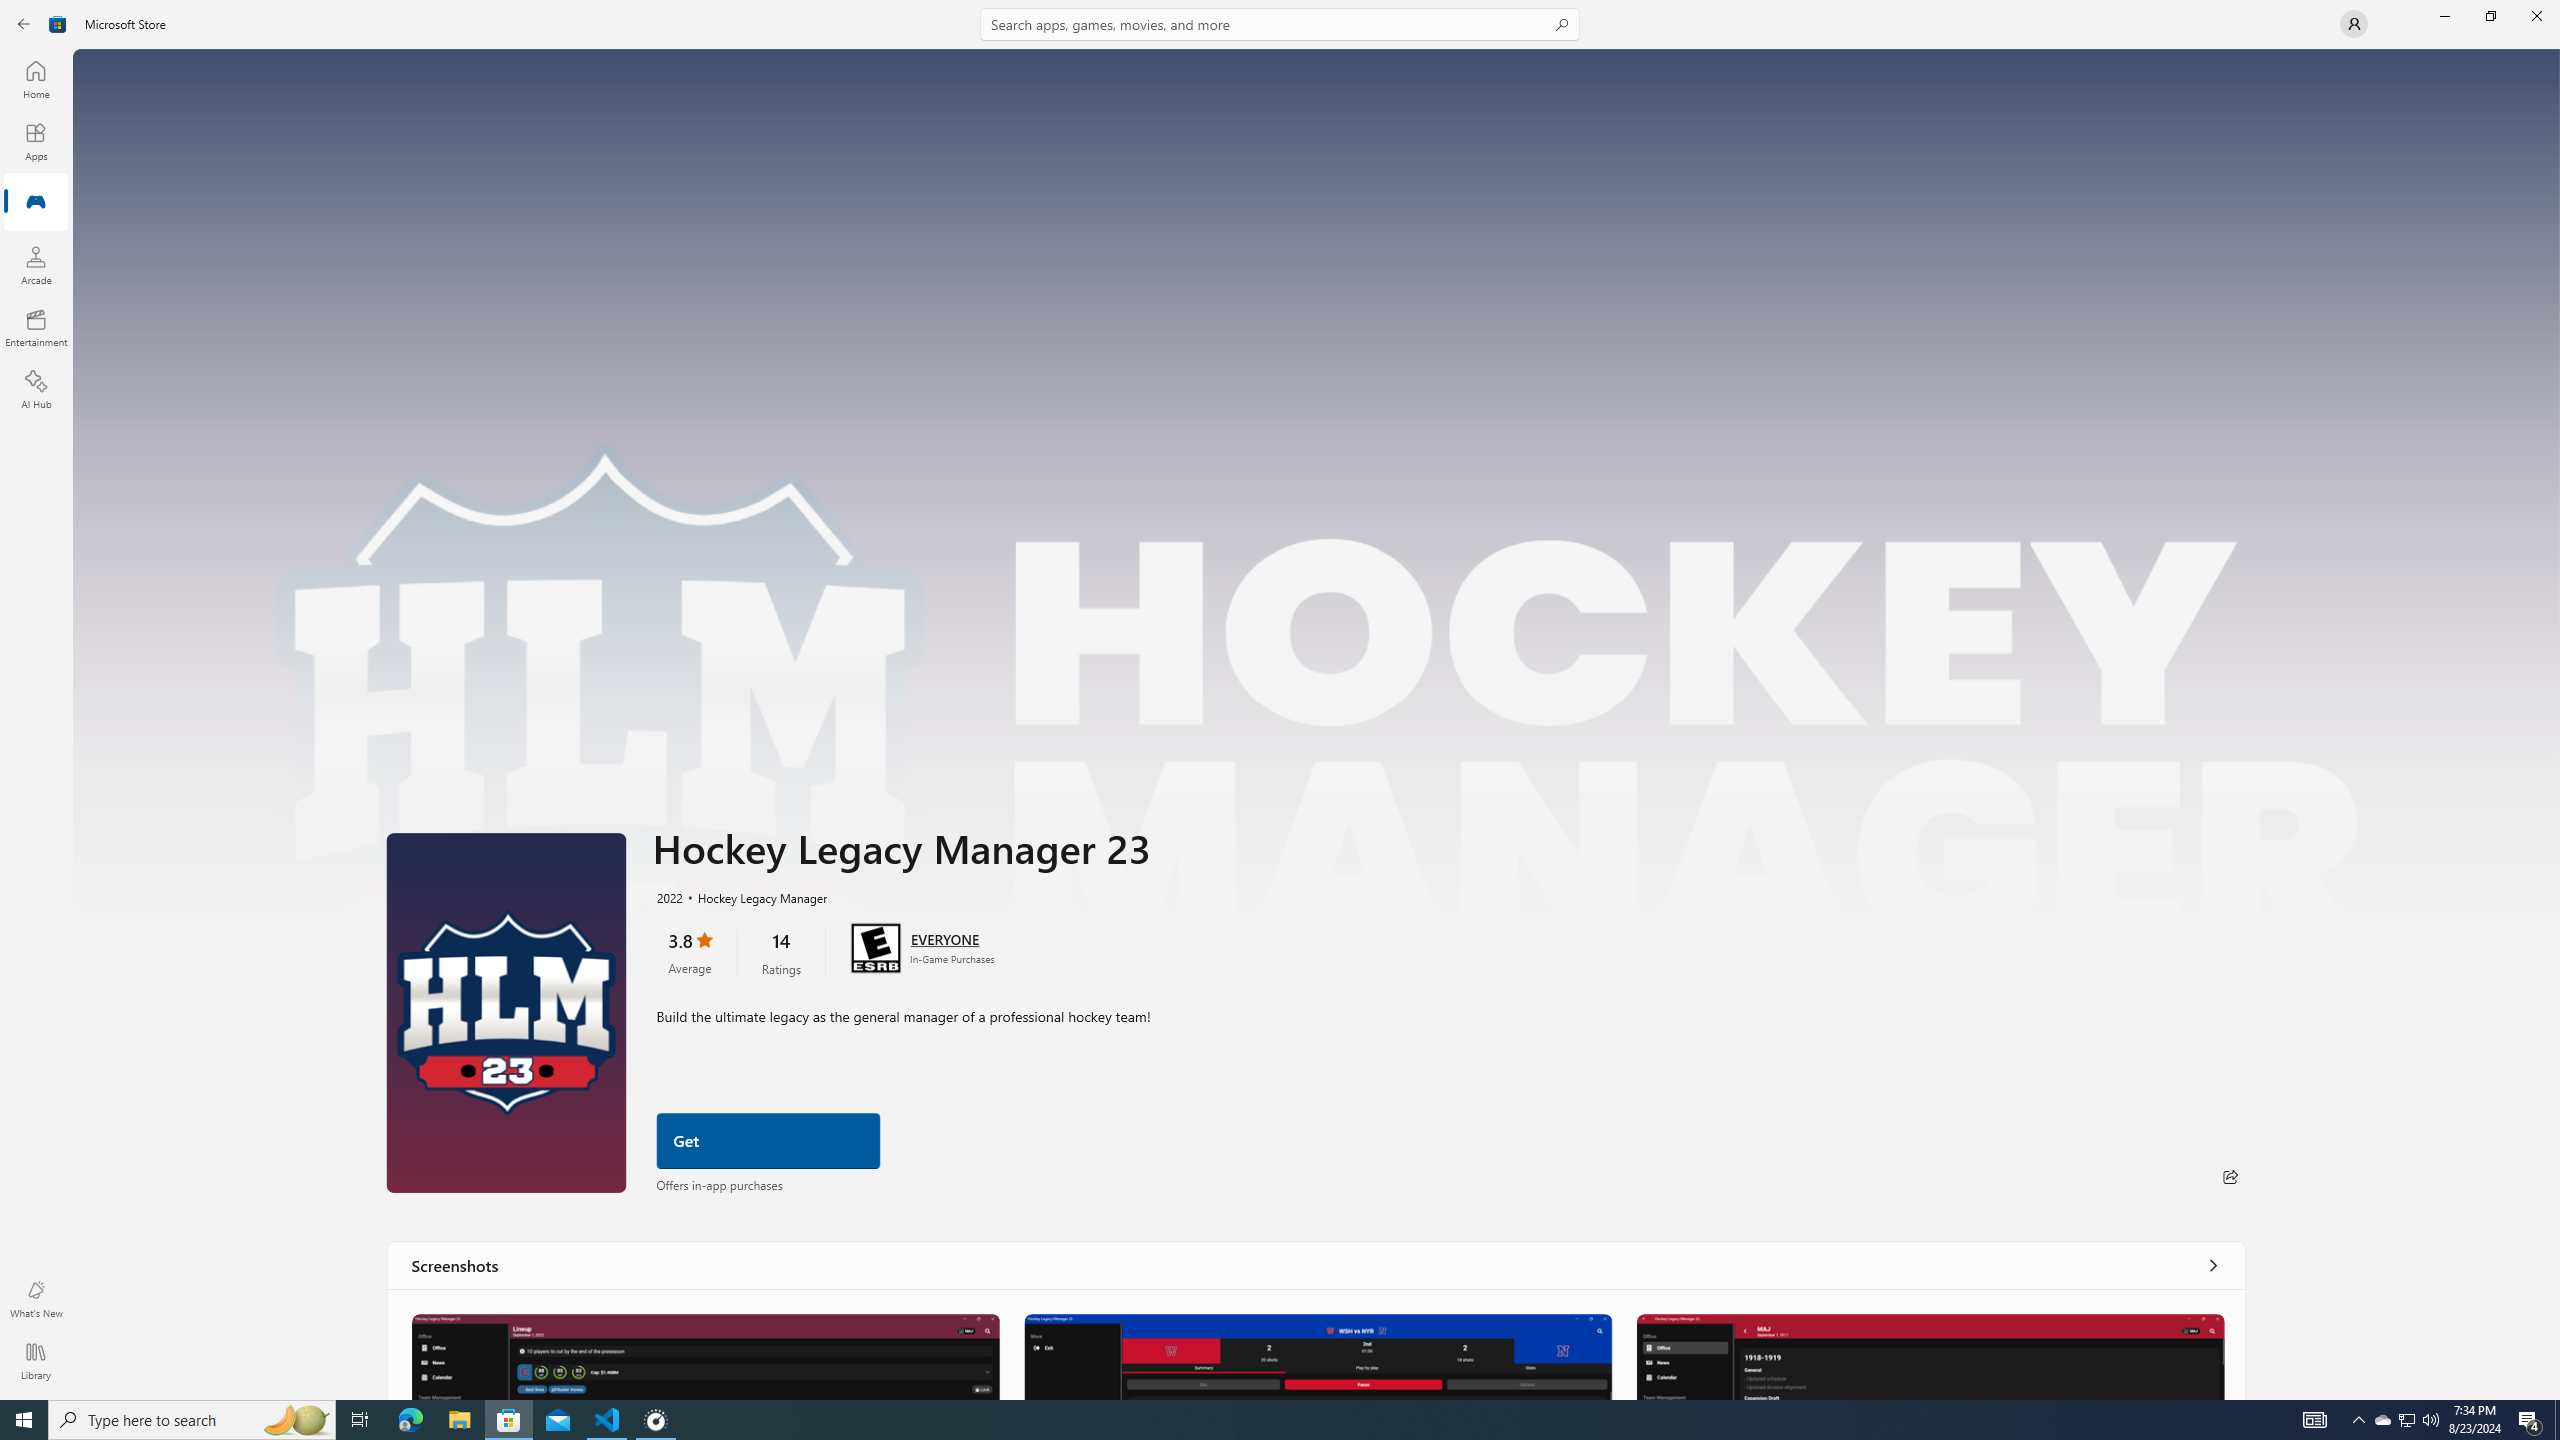 The width and height of the screenshot is (2560, 1440). I want to click on 'What', so click(34, 1298).